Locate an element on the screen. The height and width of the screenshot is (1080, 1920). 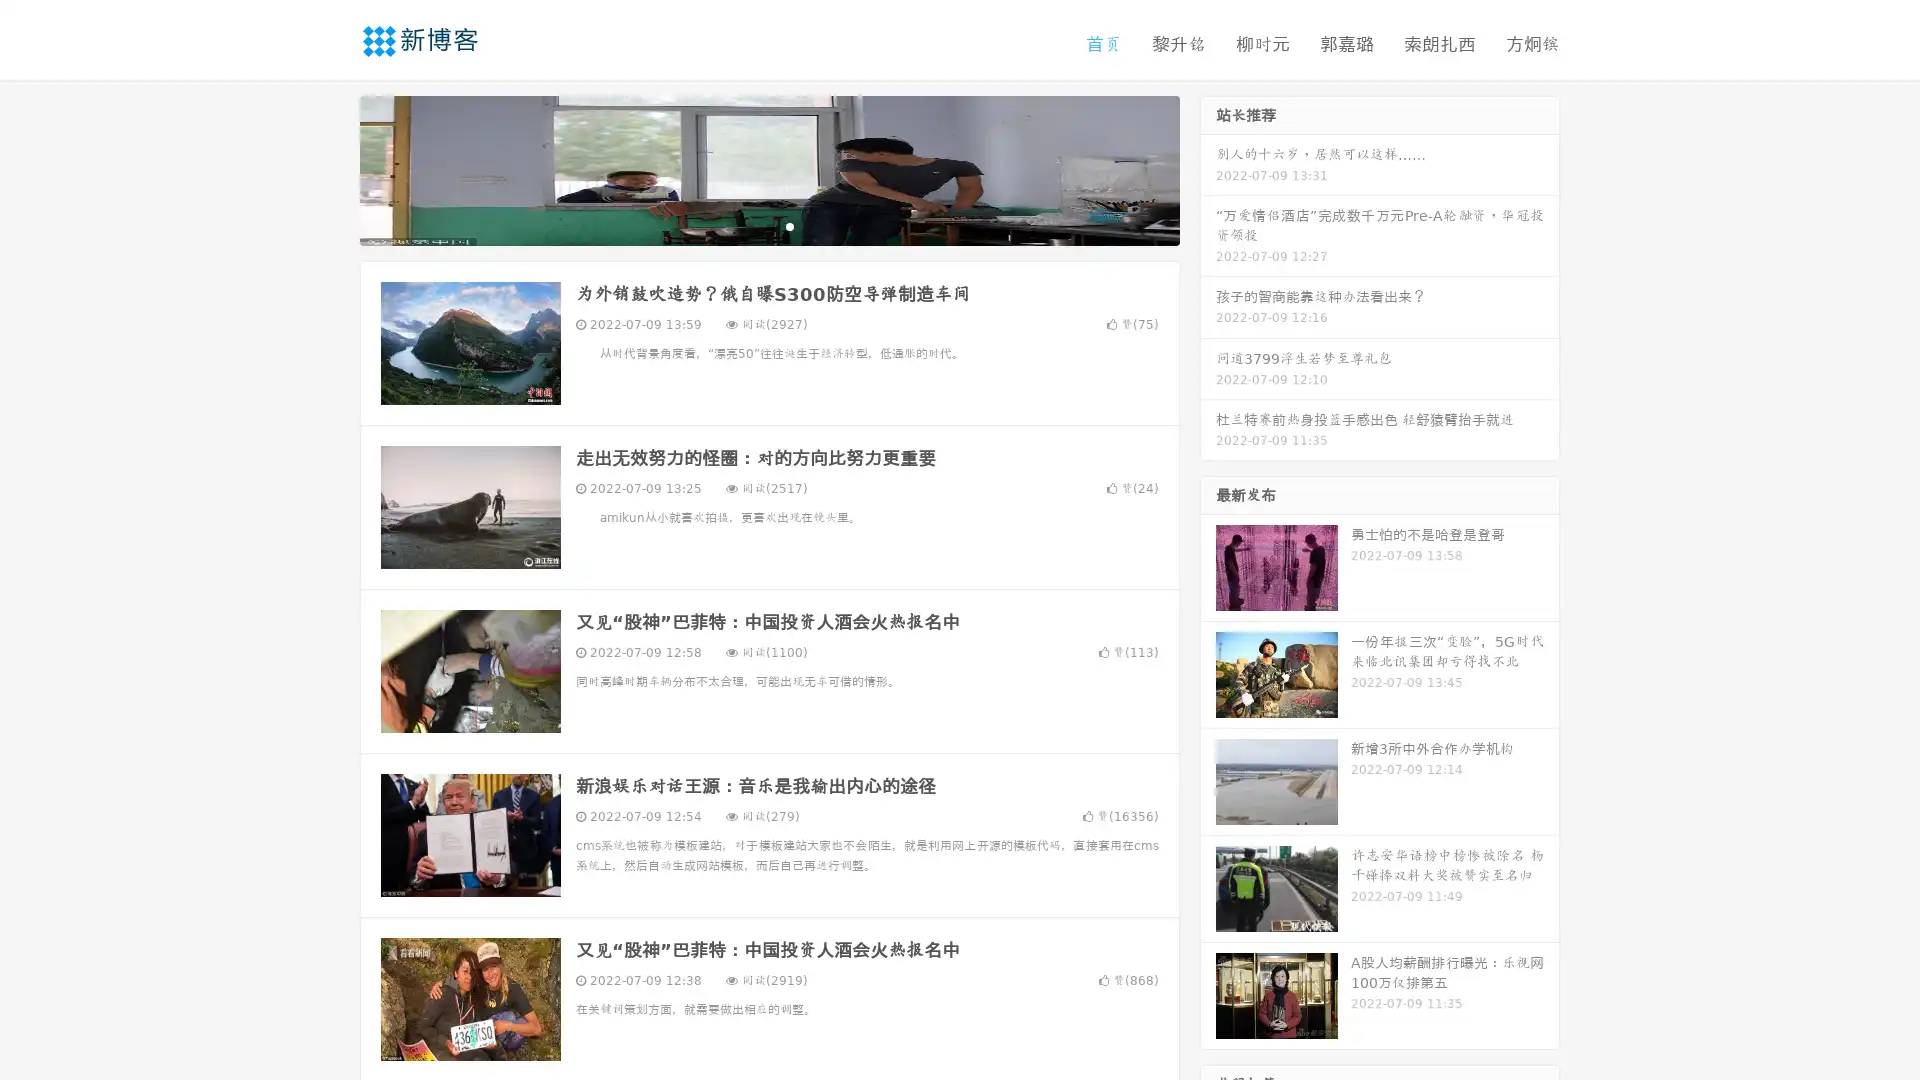
Previous slide is located at coordinates (330, 168).